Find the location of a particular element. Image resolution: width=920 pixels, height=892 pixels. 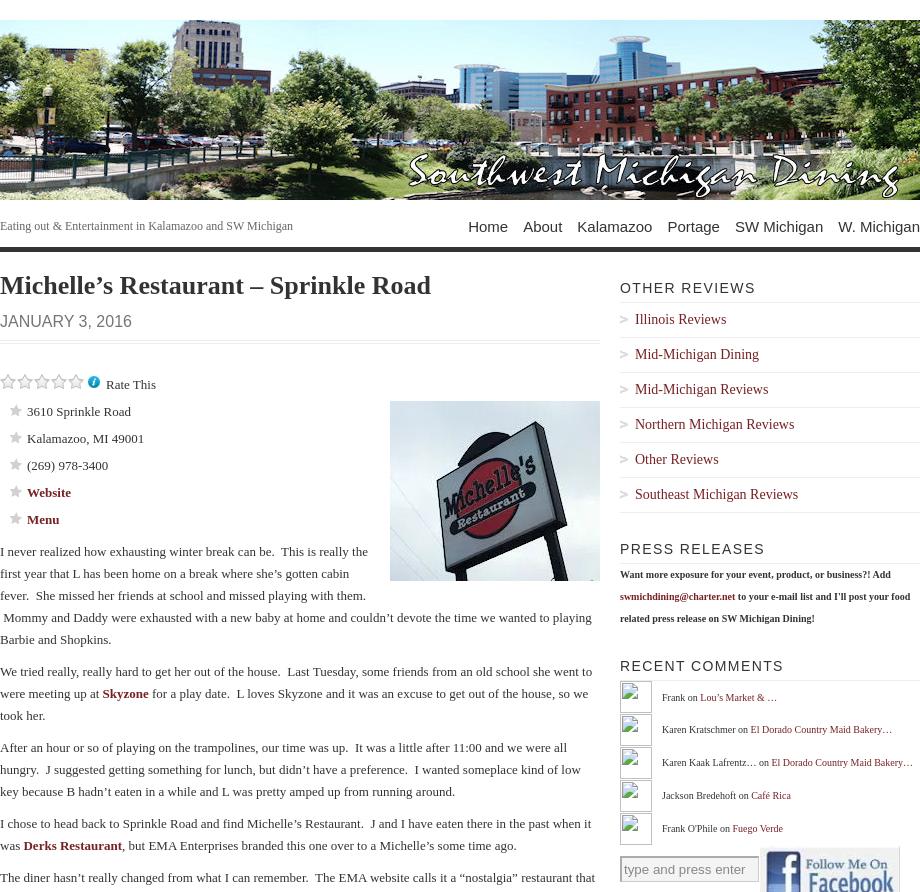

'January 3, 2016' is located at coordinates (0, 320).